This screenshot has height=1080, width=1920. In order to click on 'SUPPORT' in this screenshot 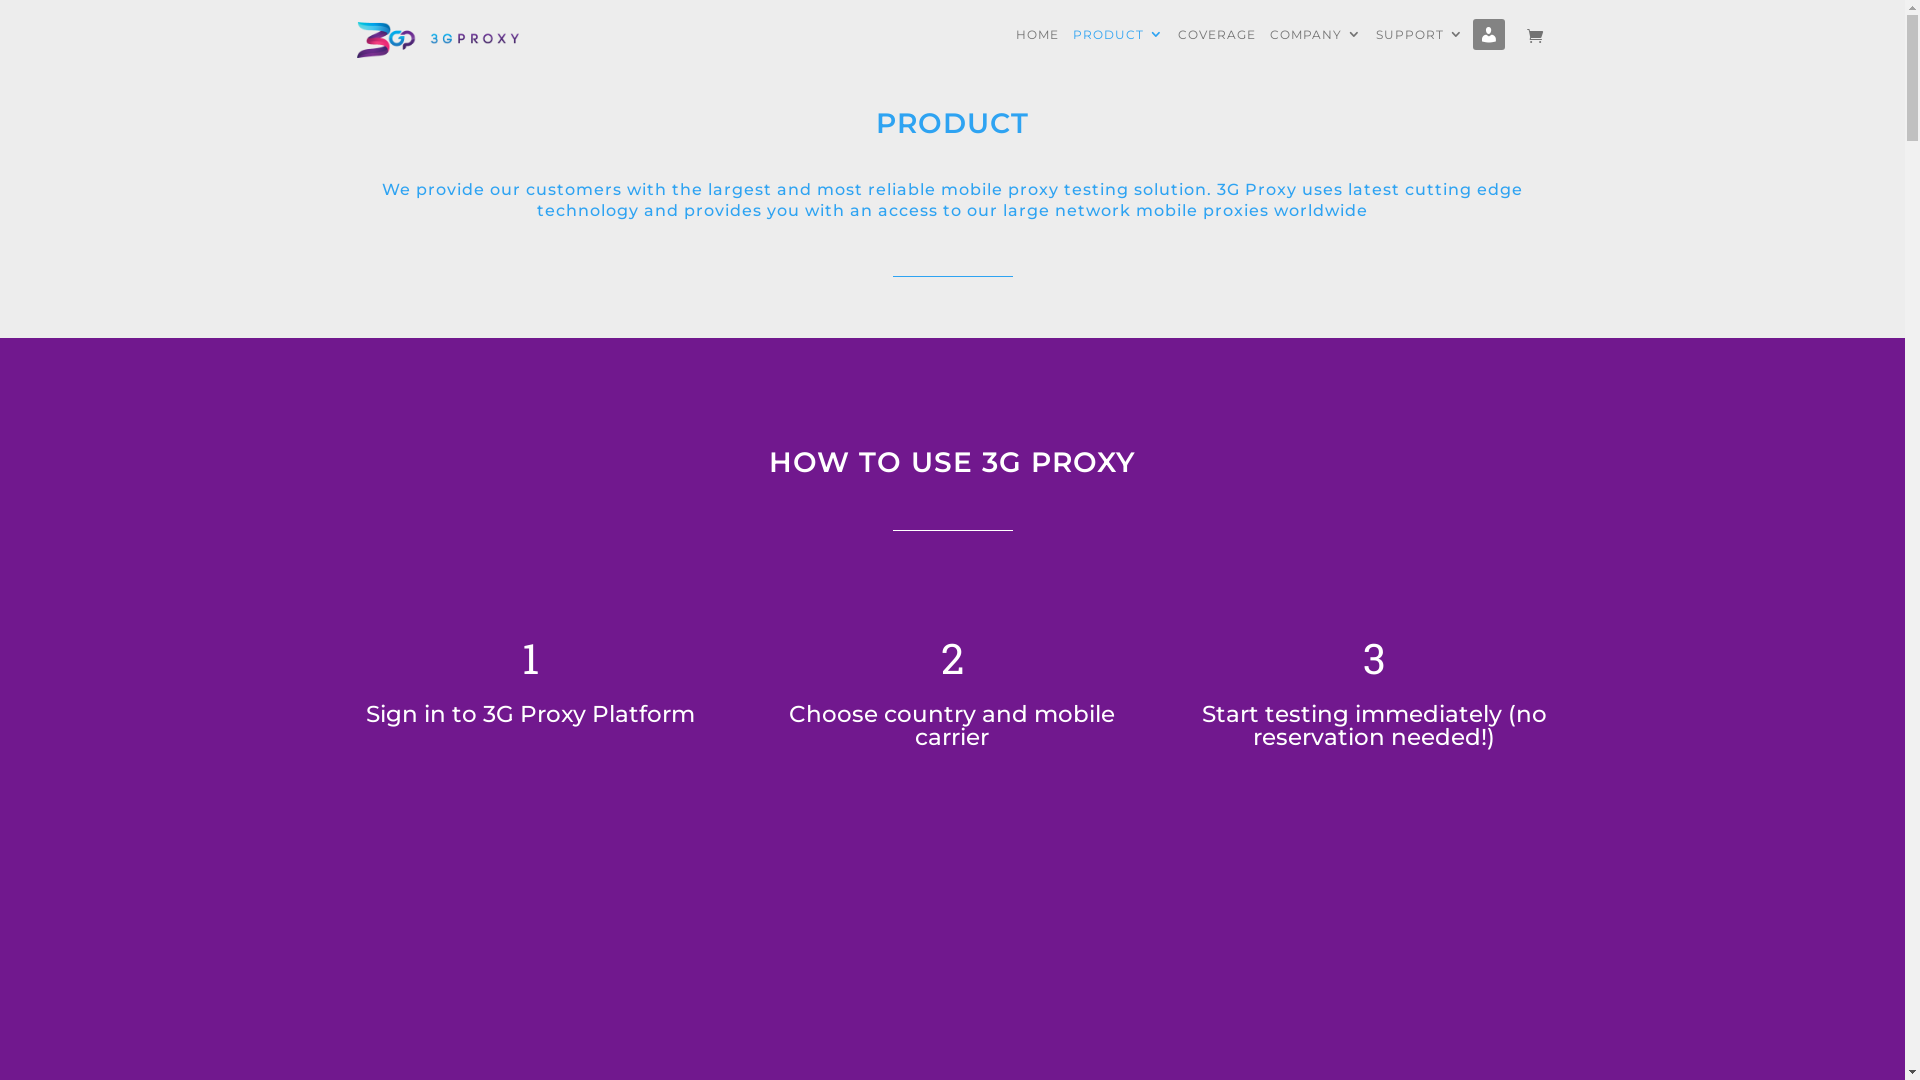, I will do `click(1375, 48)`.